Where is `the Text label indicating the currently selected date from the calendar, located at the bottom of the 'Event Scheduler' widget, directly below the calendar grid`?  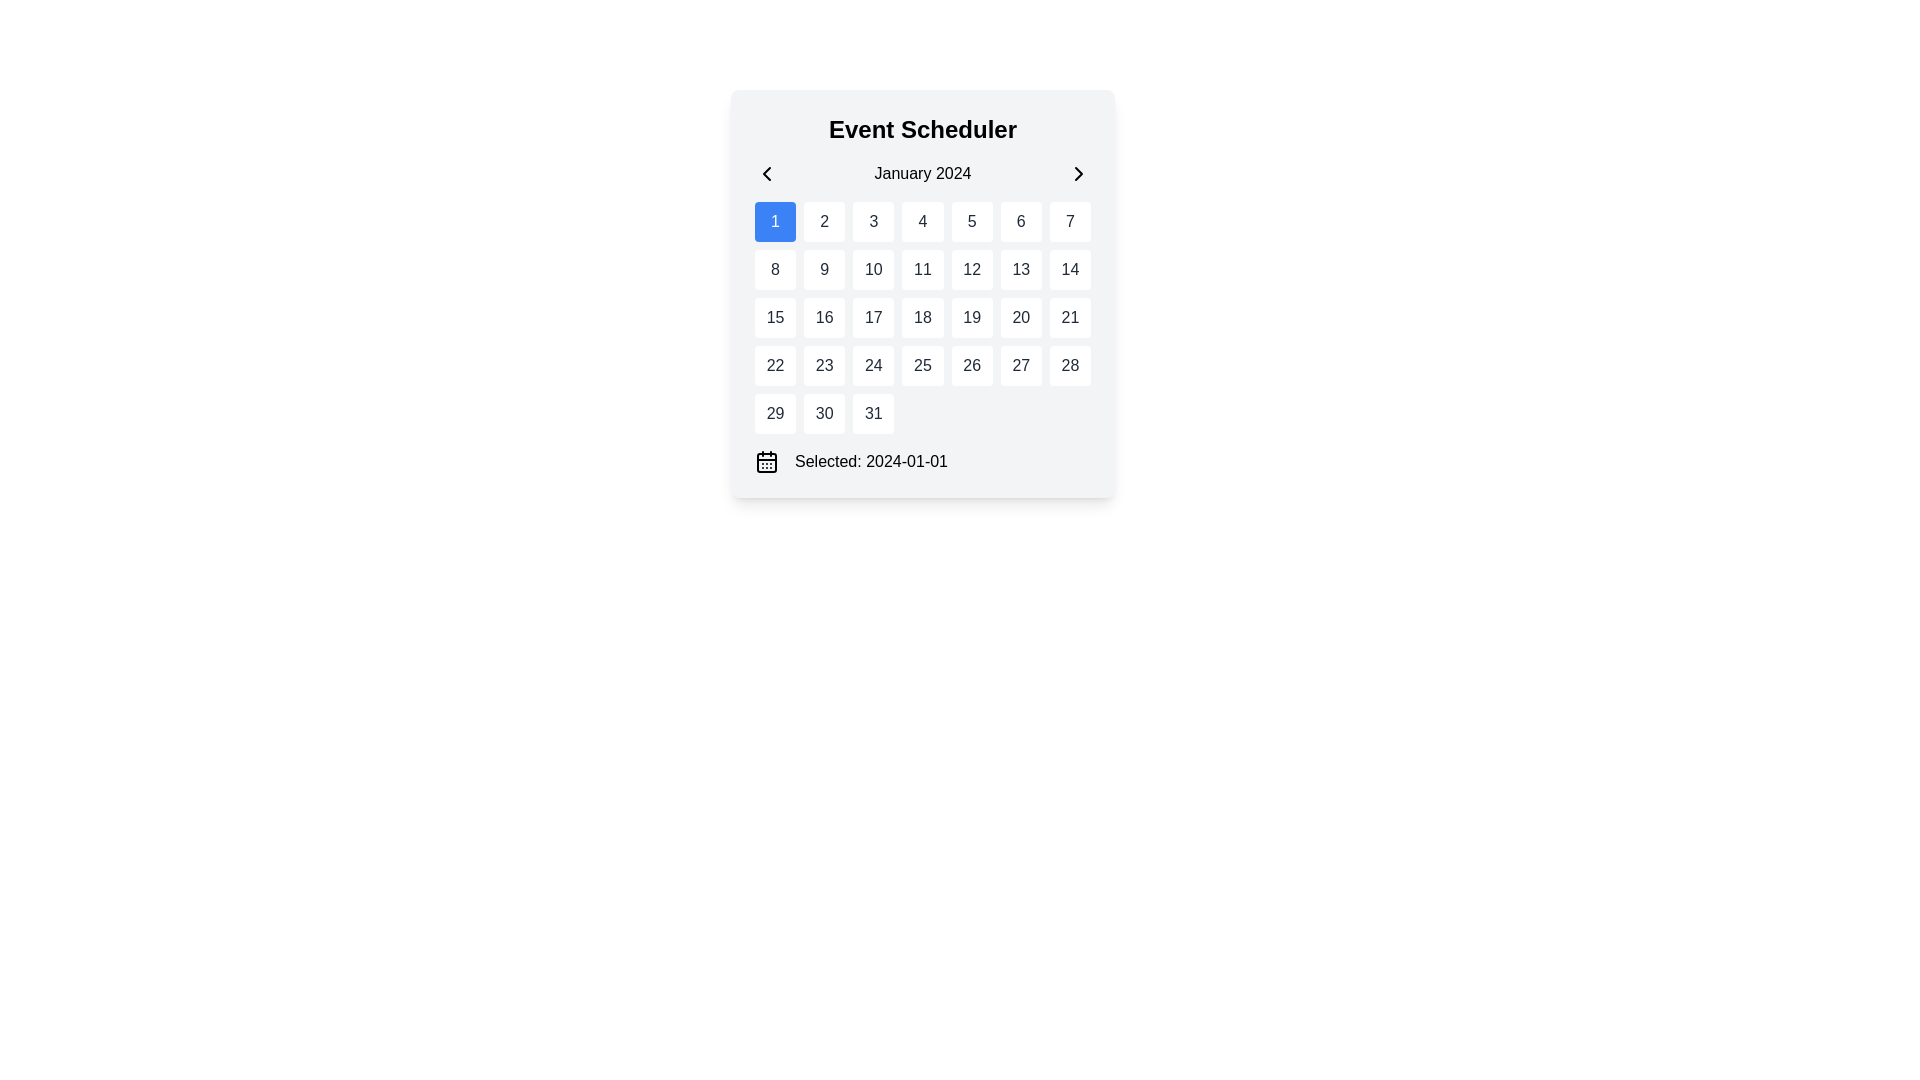
the Text label indicating the currently selected date from the calendar, located at the bottom of the 'Event Scheduler' widget, directly below the calendar grid is located at coordinates (921, 462).